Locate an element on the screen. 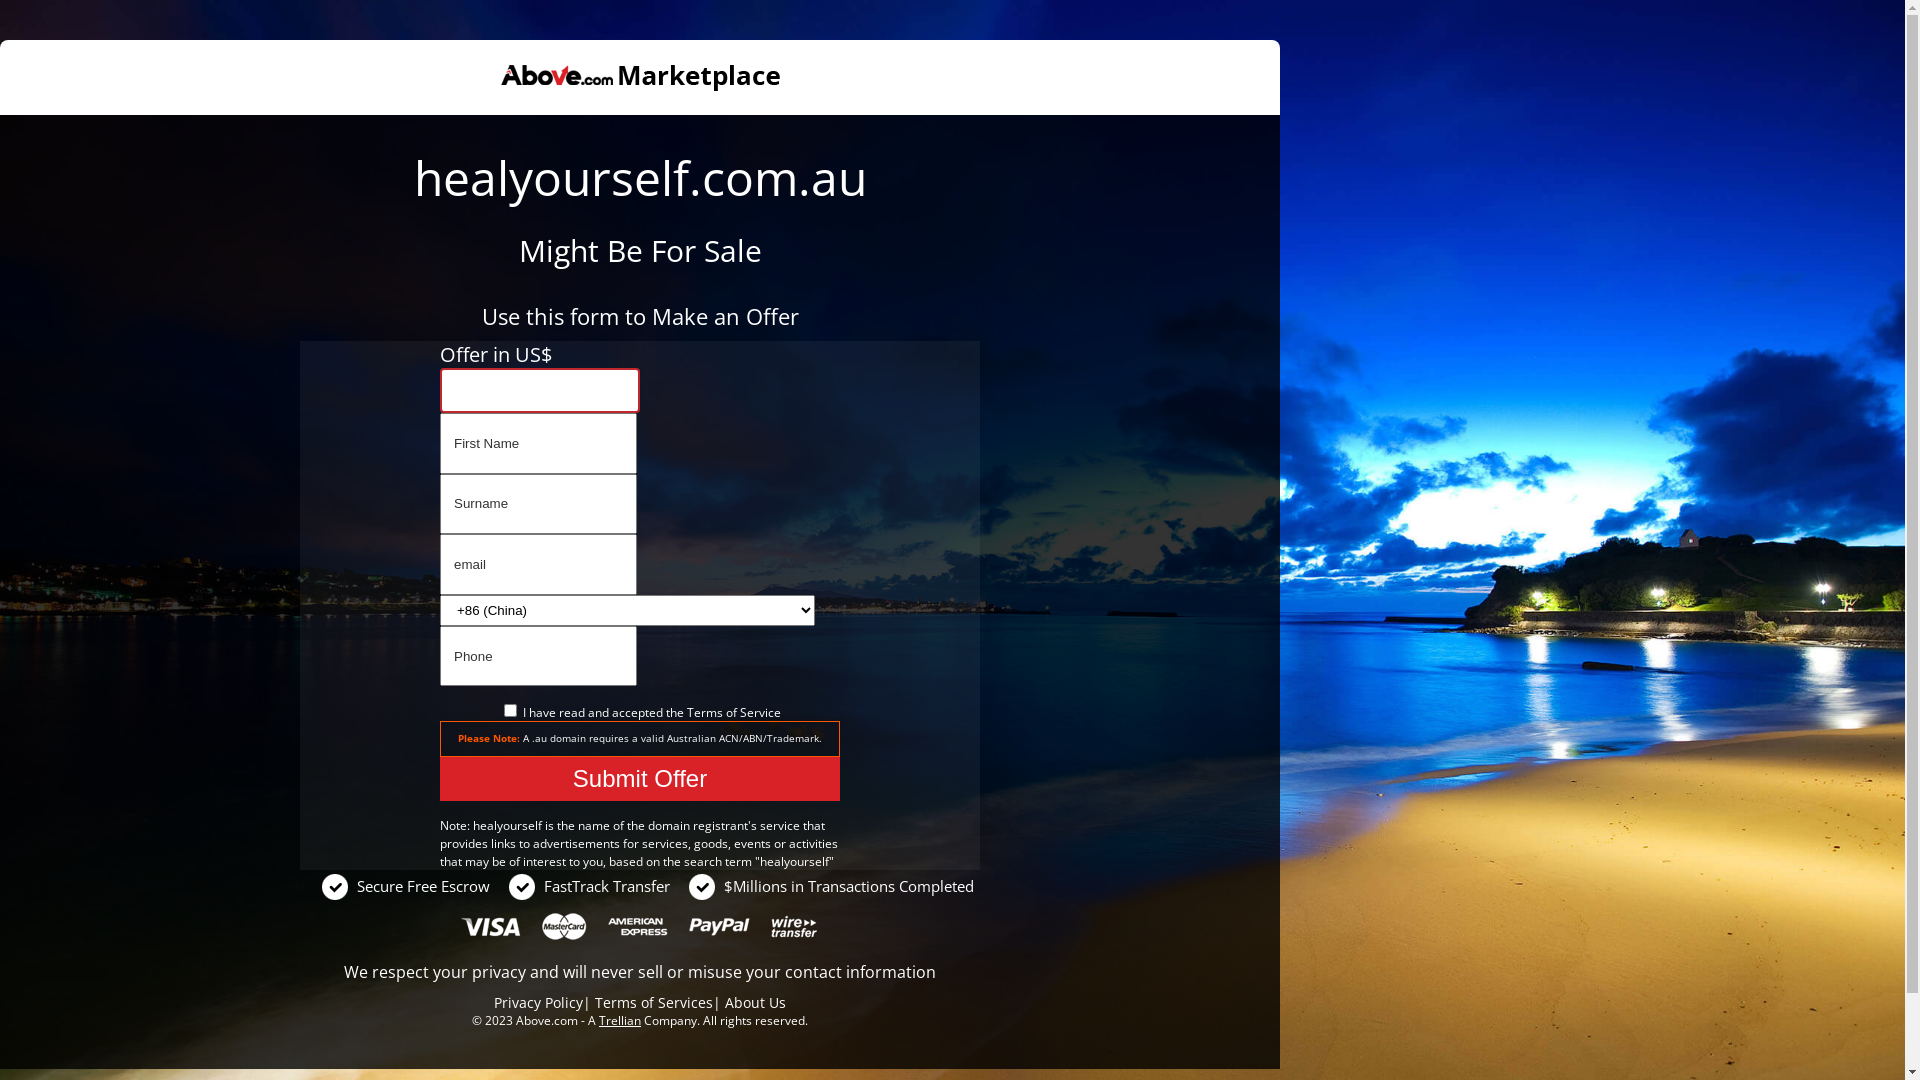  'About Us' is located at coordinates (754, 1002).